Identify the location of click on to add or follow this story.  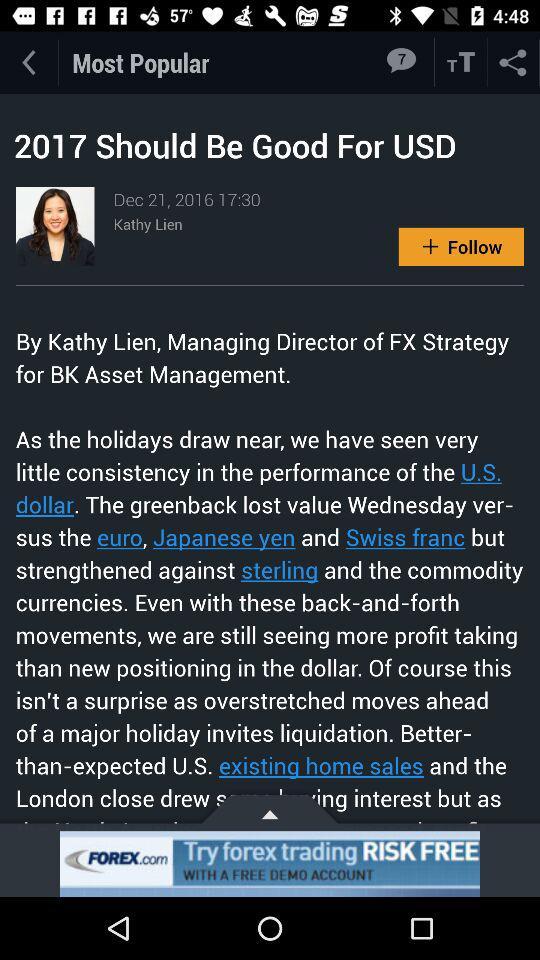
(461, 245).